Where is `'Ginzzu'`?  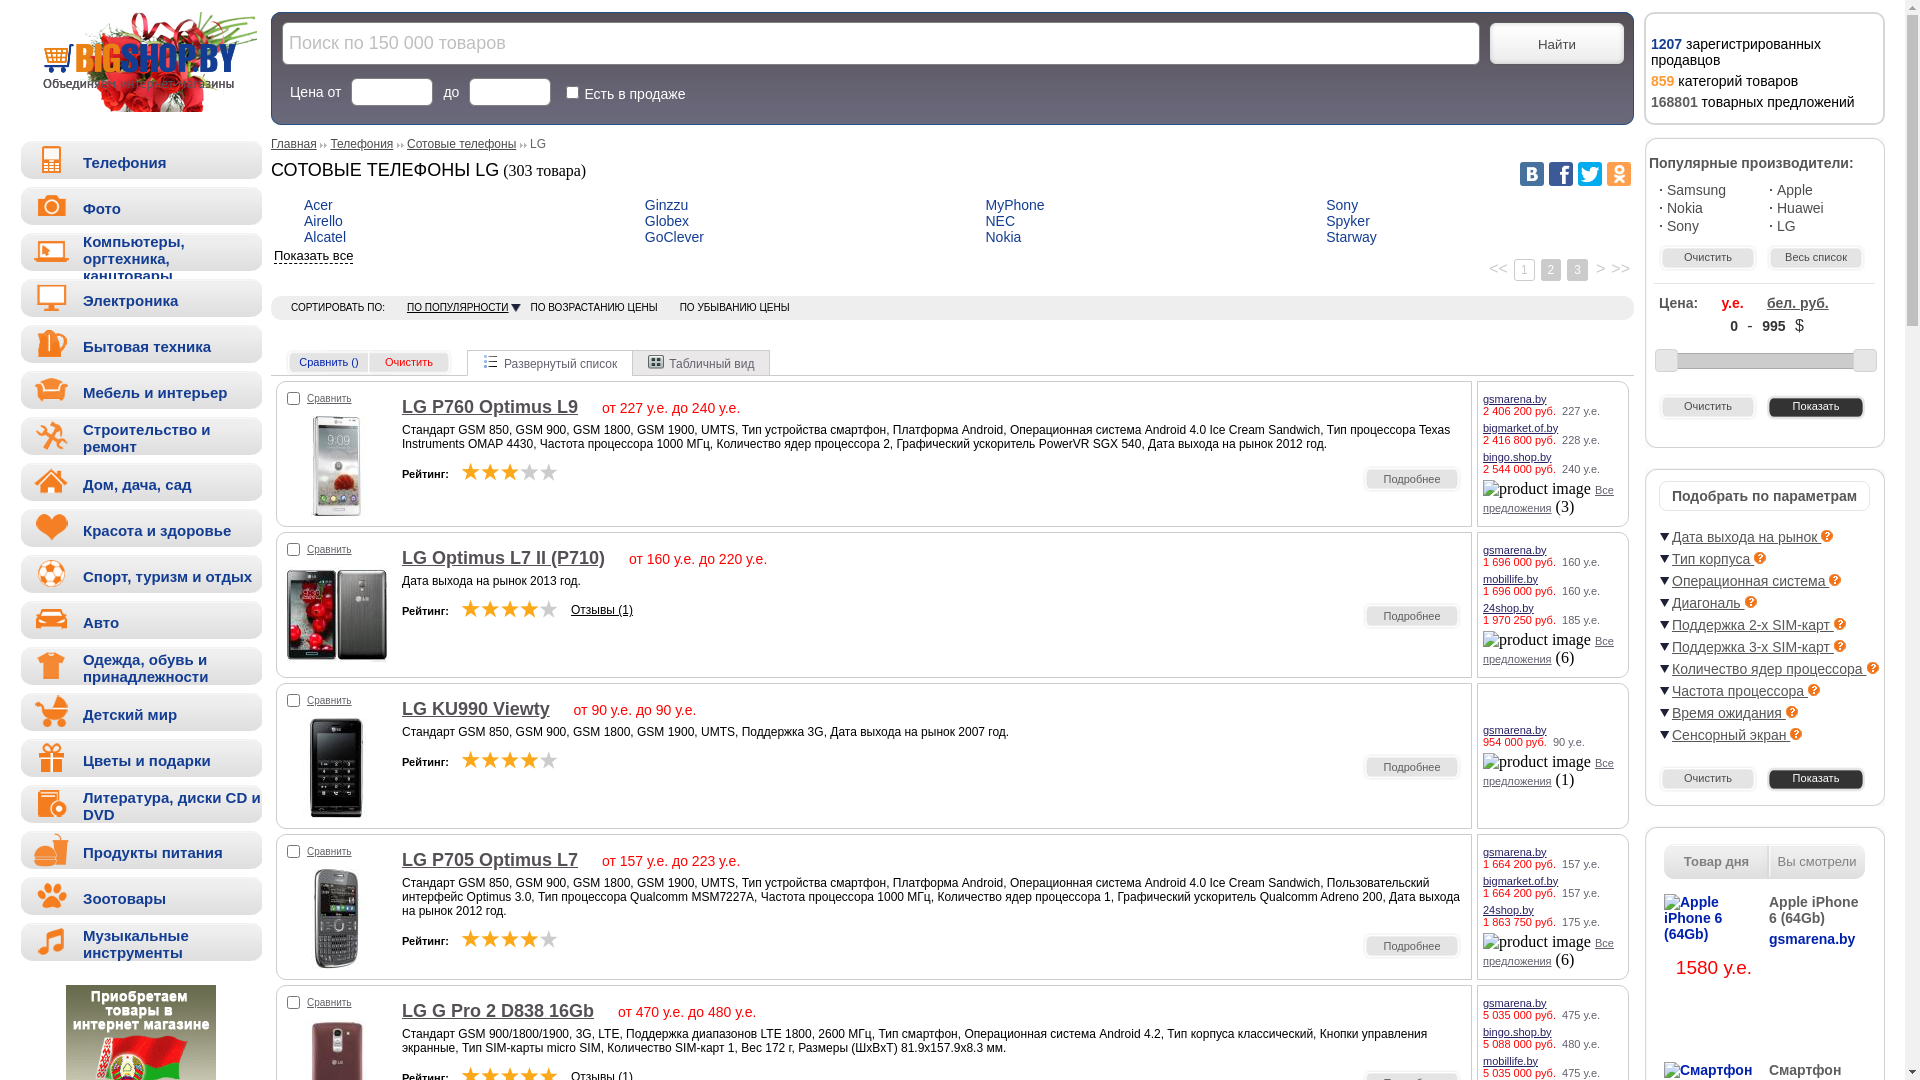 'Ginzzu' is located at coordinates (667, 204).